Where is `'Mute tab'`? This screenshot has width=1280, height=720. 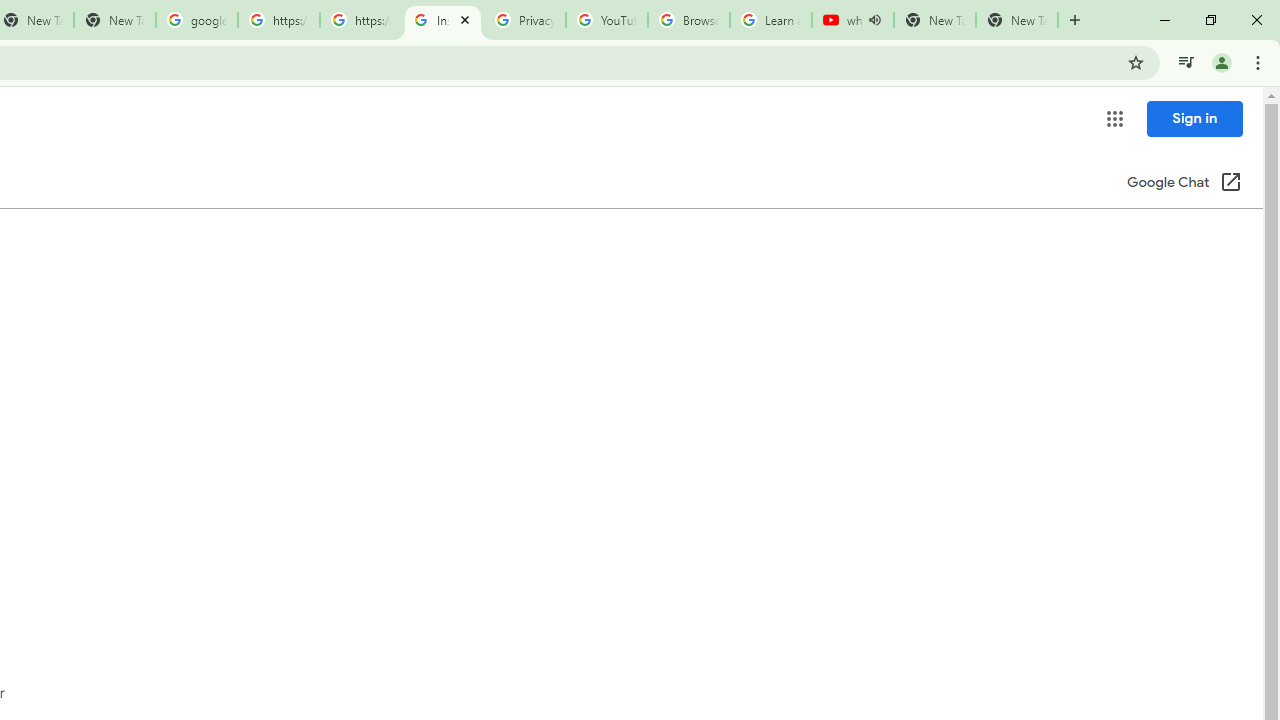
'Mute tab' is located at coordinates (874, 20).